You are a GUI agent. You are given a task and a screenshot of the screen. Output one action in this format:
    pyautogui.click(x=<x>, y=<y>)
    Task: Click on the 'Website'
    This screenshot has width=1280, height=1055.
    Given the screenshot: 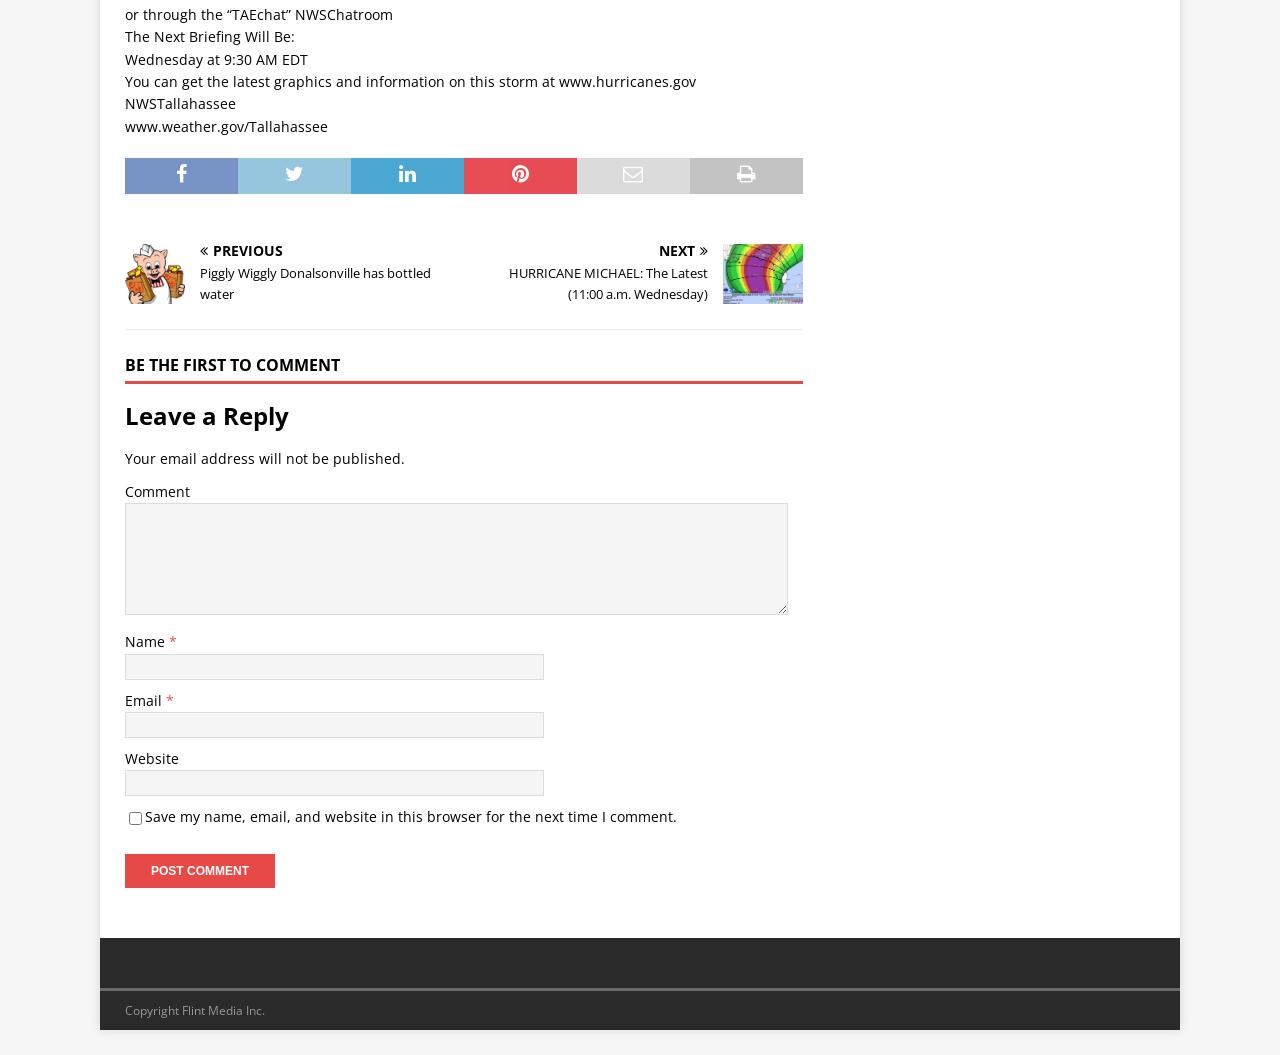 What is the action you would take?
    pyautogui.click(x=124, y=758)
    